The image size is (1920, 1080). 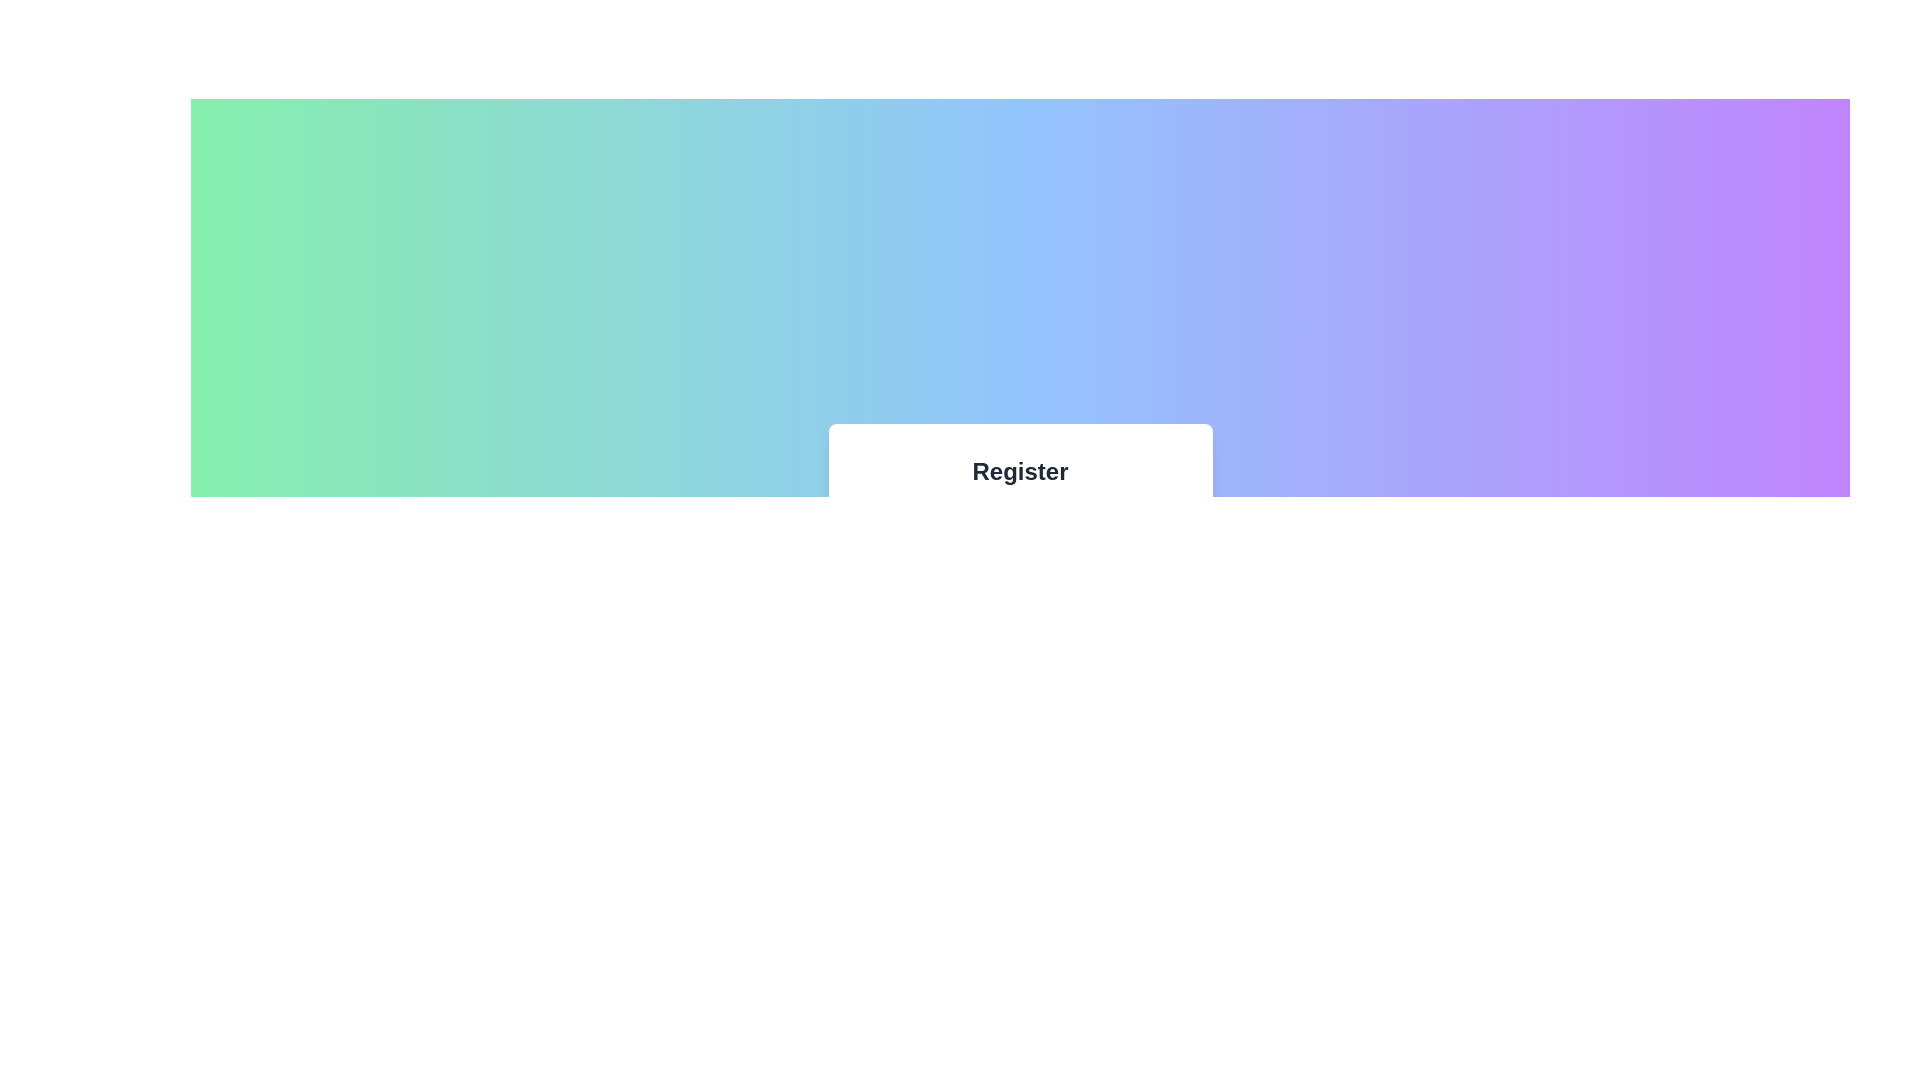 I want to click on the static text label that serves as the title for the registration form, positioned centrally at the top of the form, so click(x=1020, y=471).